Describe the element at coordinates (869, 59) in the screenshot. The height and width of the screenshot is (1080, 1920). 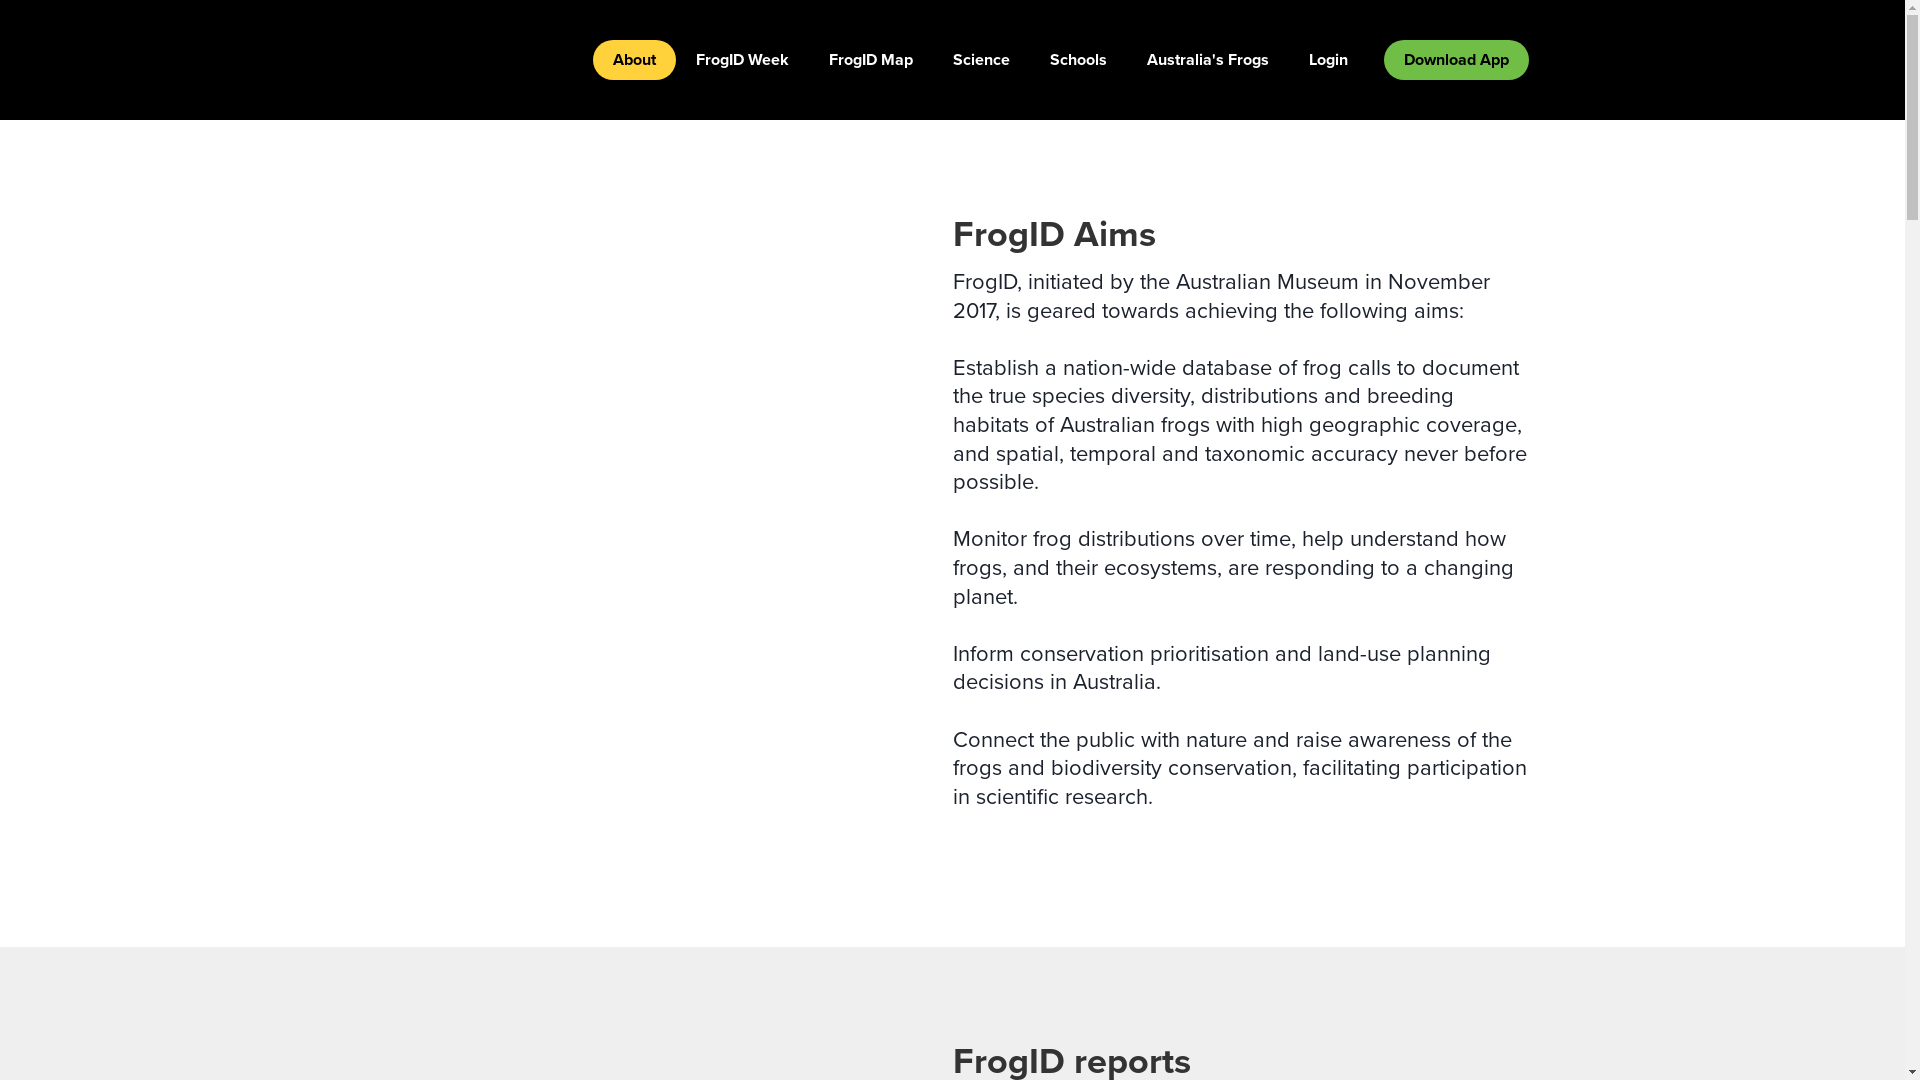
I see `'FrogID Map'` at that location.